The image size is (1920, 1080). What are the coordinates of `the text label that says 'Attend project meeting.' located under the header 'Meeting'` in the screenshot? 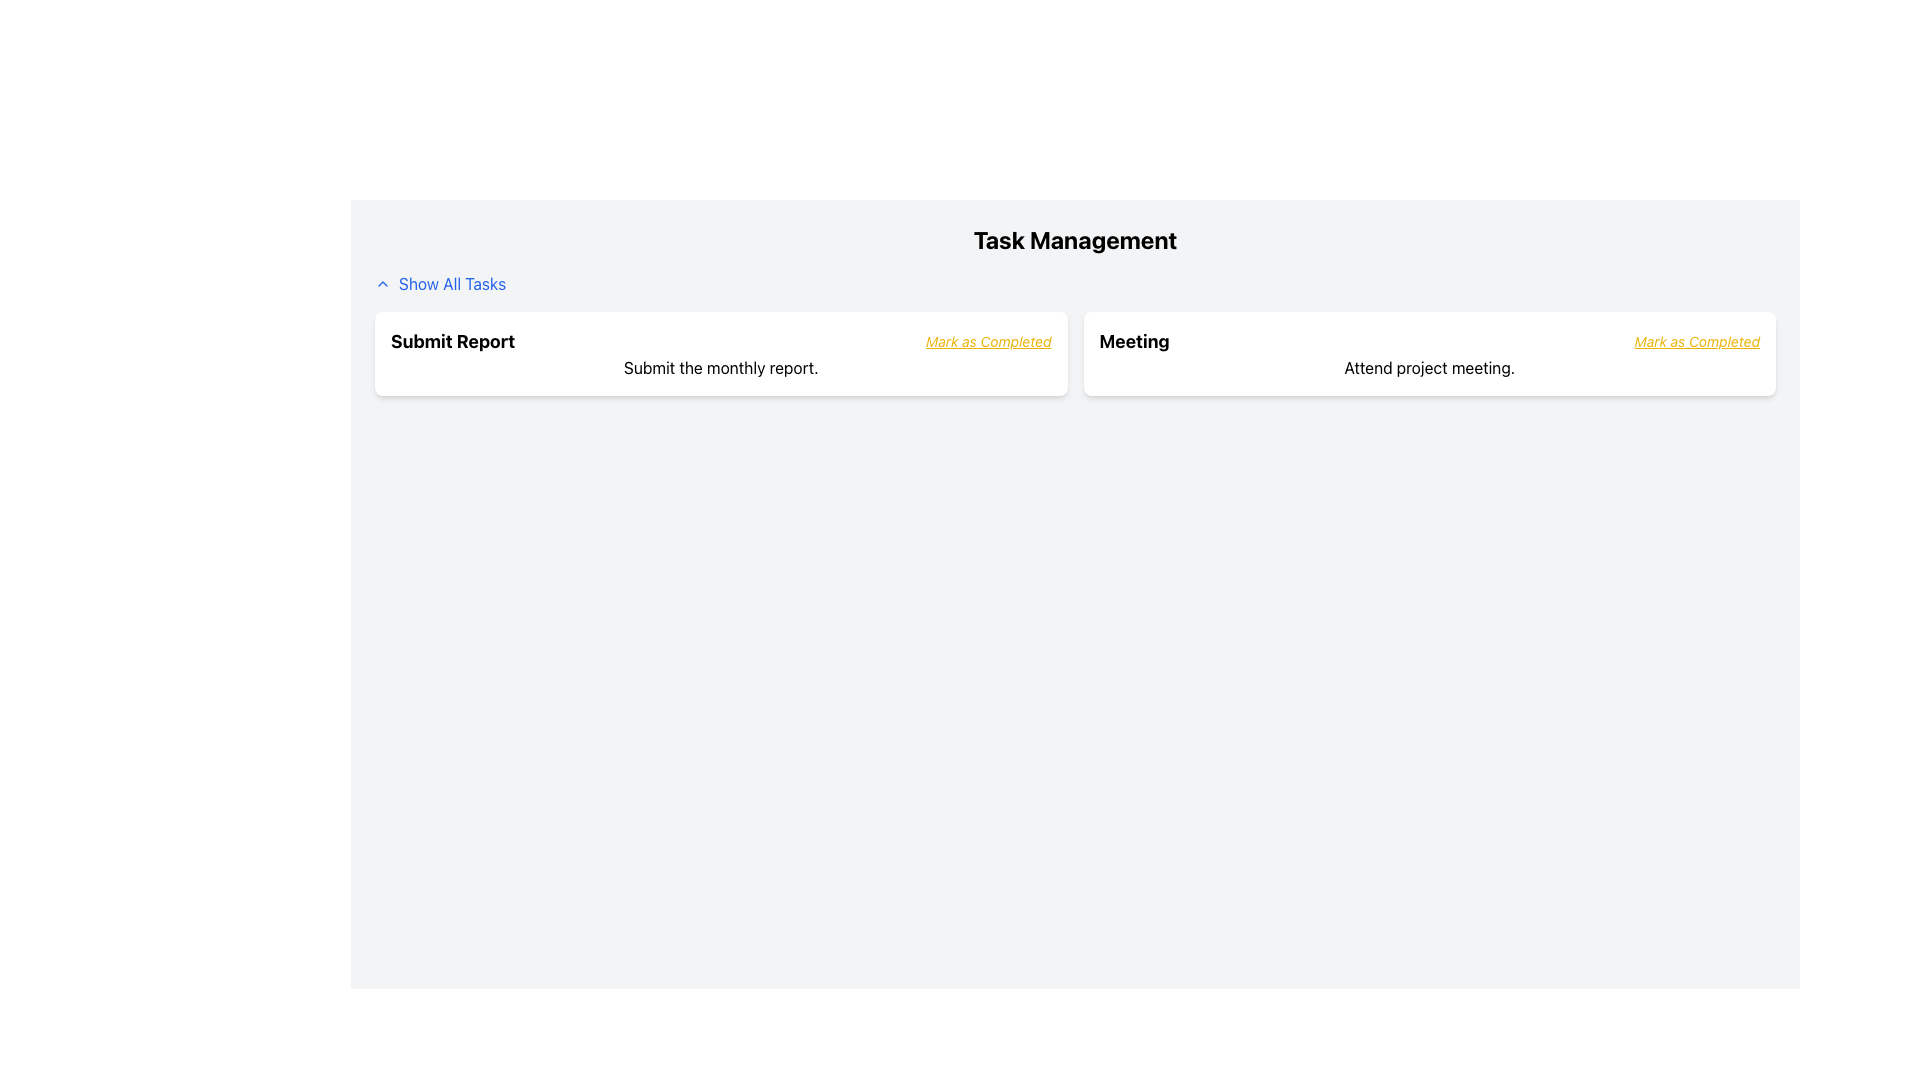 It's located at (1428, 367).